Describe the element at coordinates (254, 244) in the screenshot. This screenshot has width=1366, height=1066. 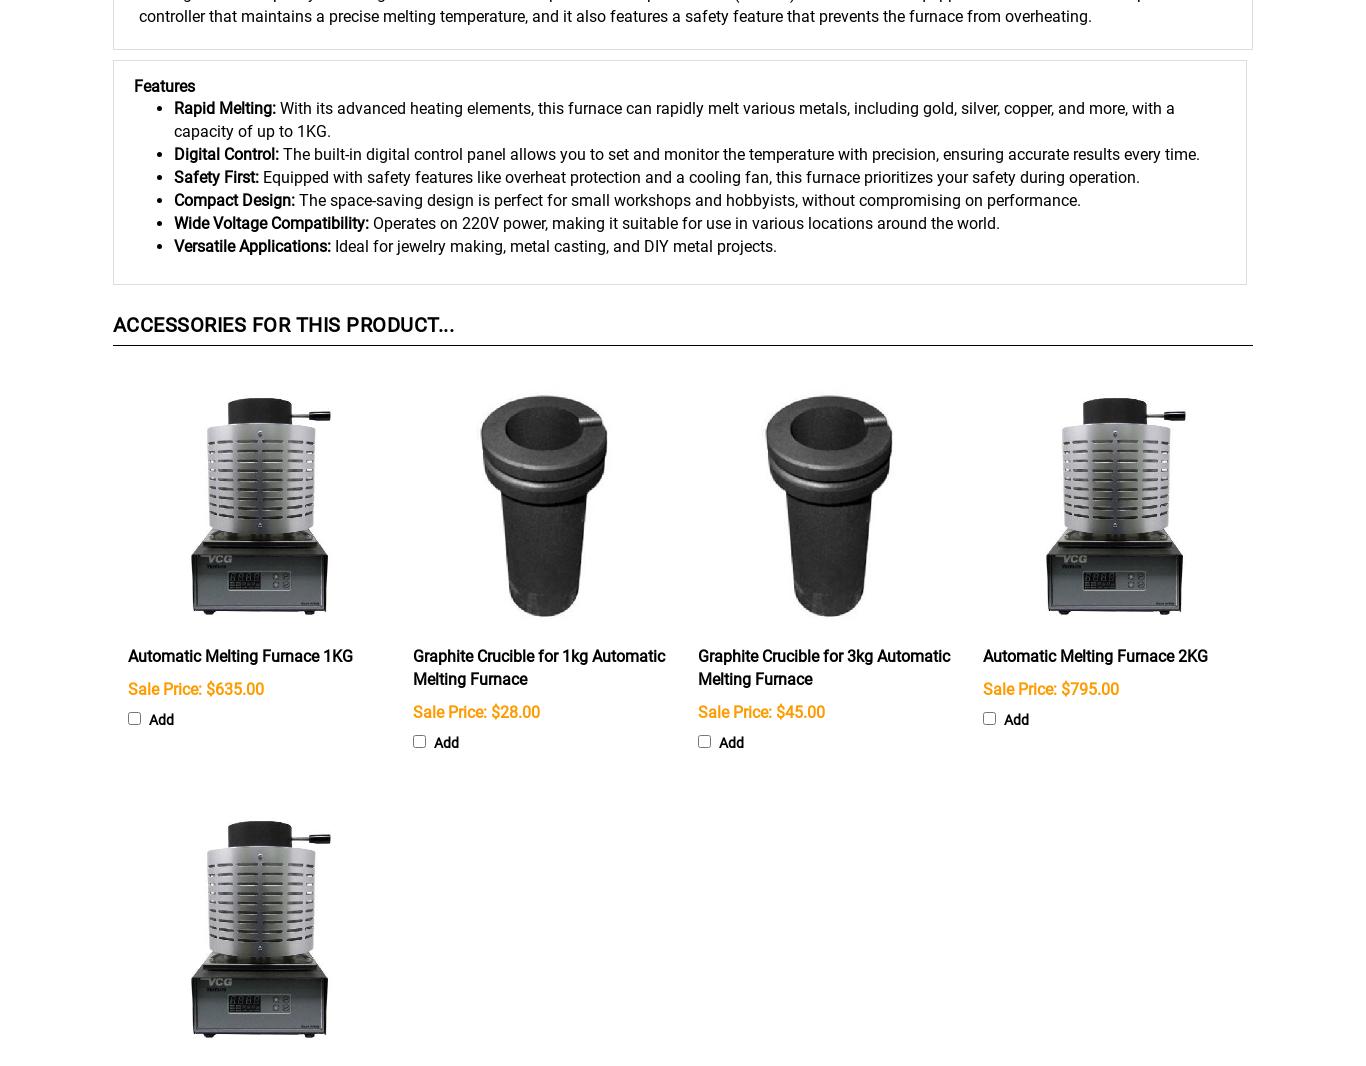
I see `'Versatile Applications:'` at that location.